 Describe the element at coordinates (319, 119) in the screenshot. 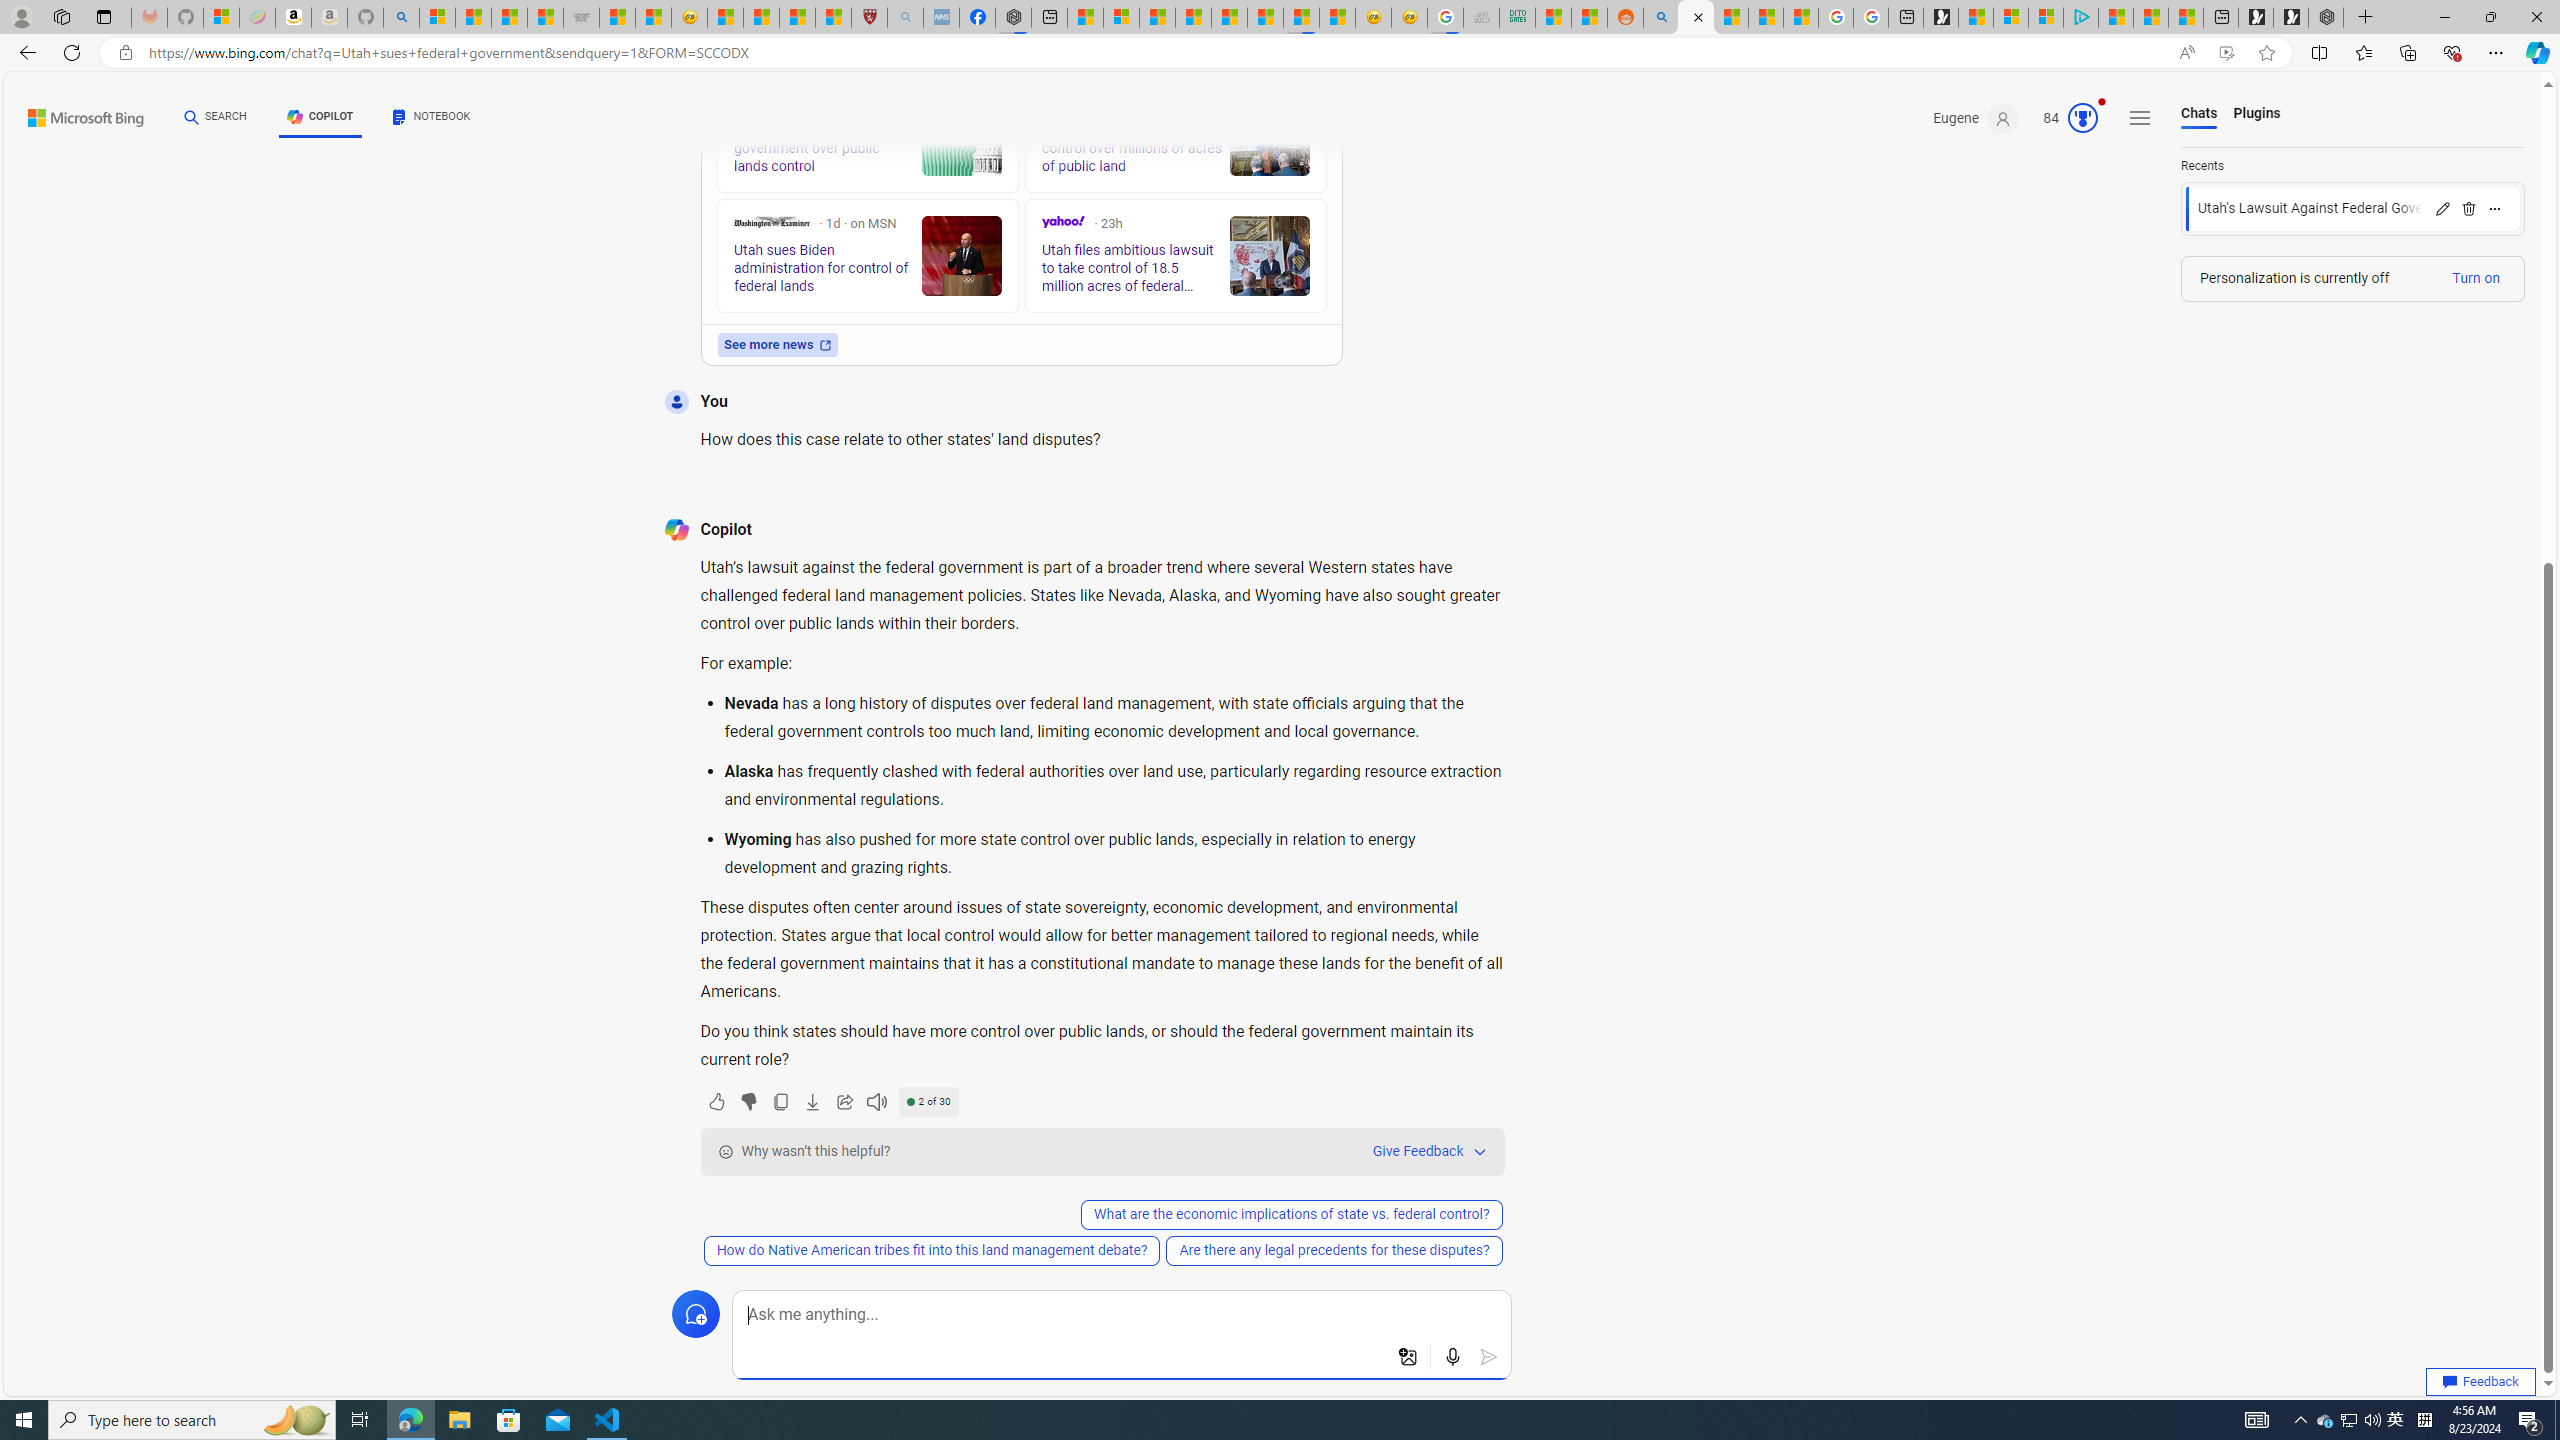

I see `'COPILOT'` at that location.